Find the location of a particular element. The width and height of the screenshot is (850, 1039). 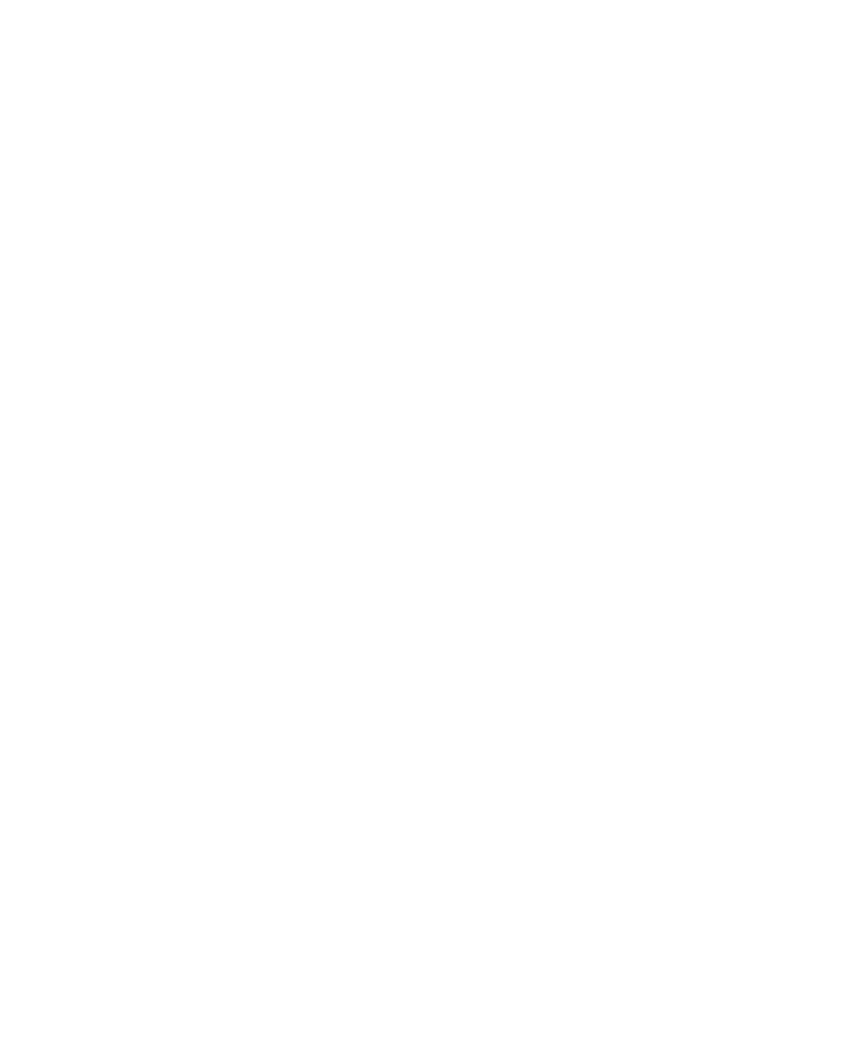

'(82)' is located at coordinates (188, 284).